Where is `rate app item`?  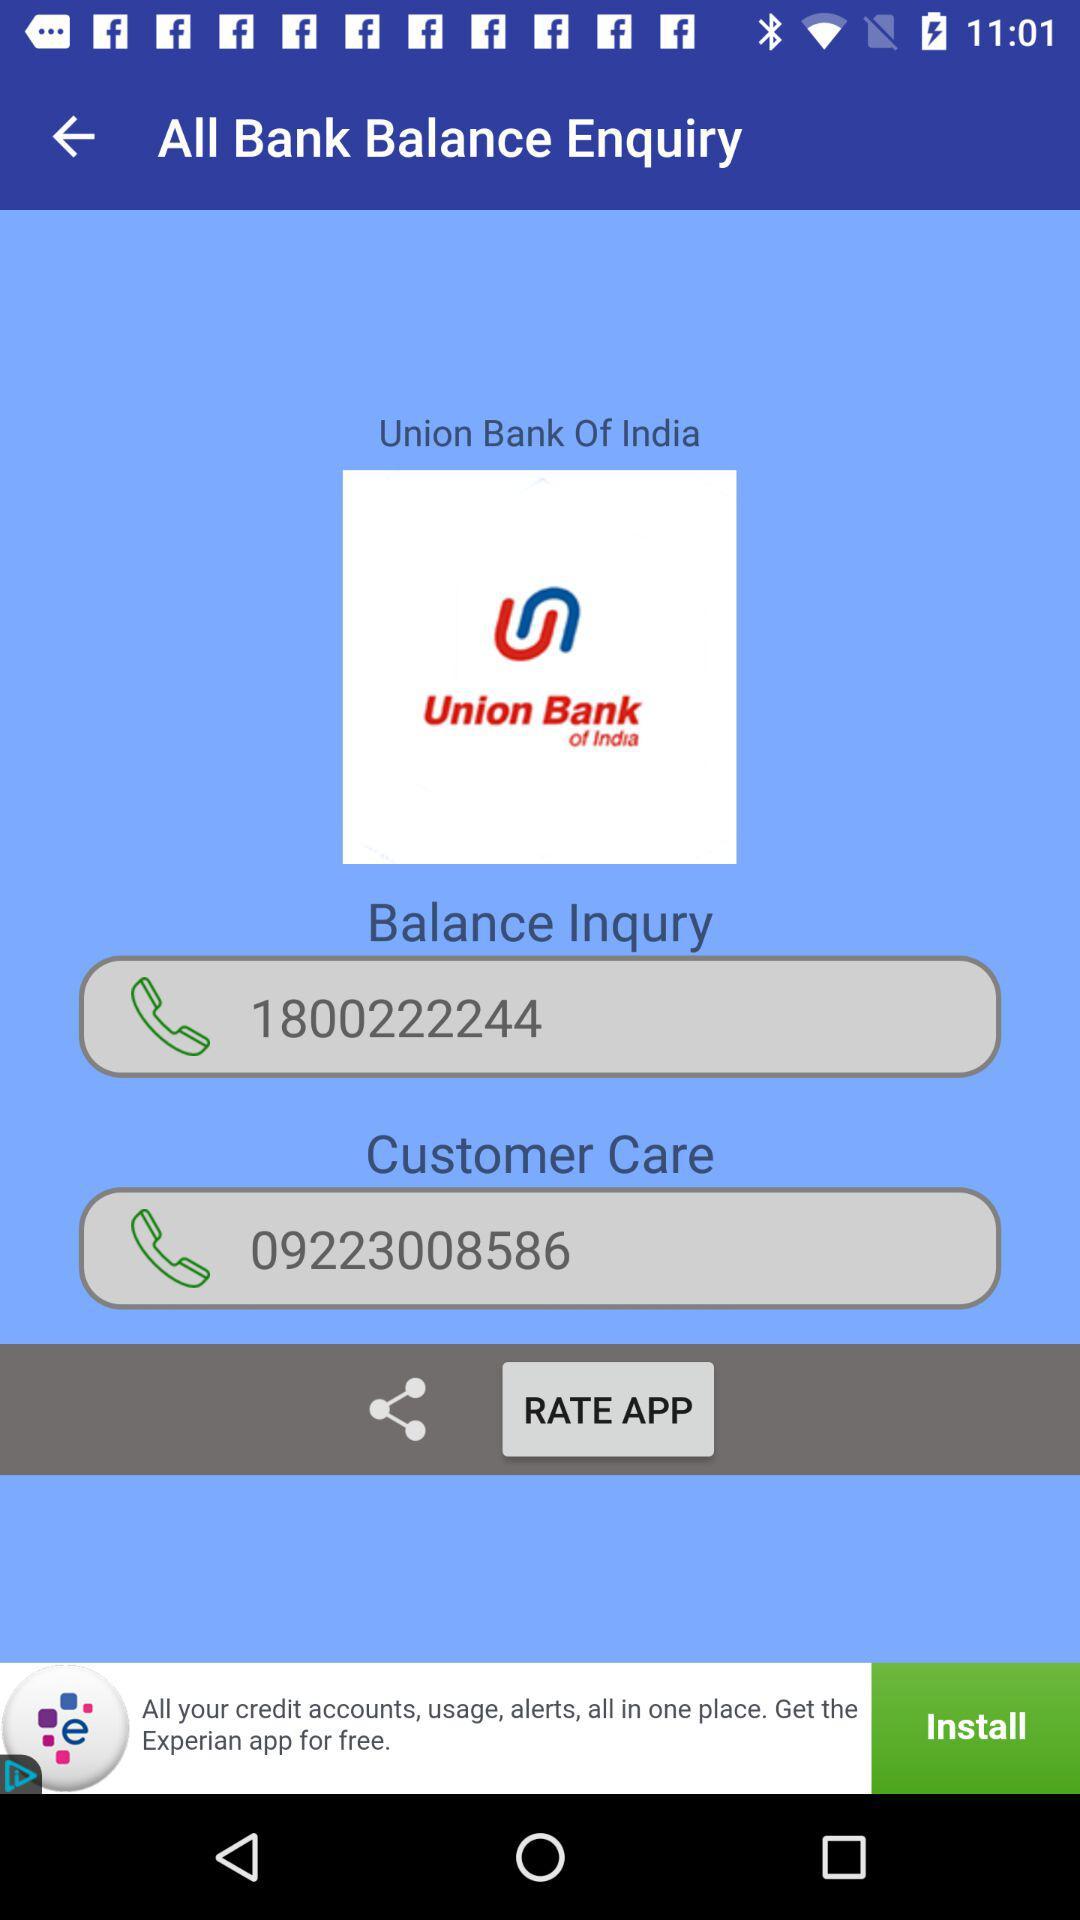 rate app item is located at coordinates (607, 1408).